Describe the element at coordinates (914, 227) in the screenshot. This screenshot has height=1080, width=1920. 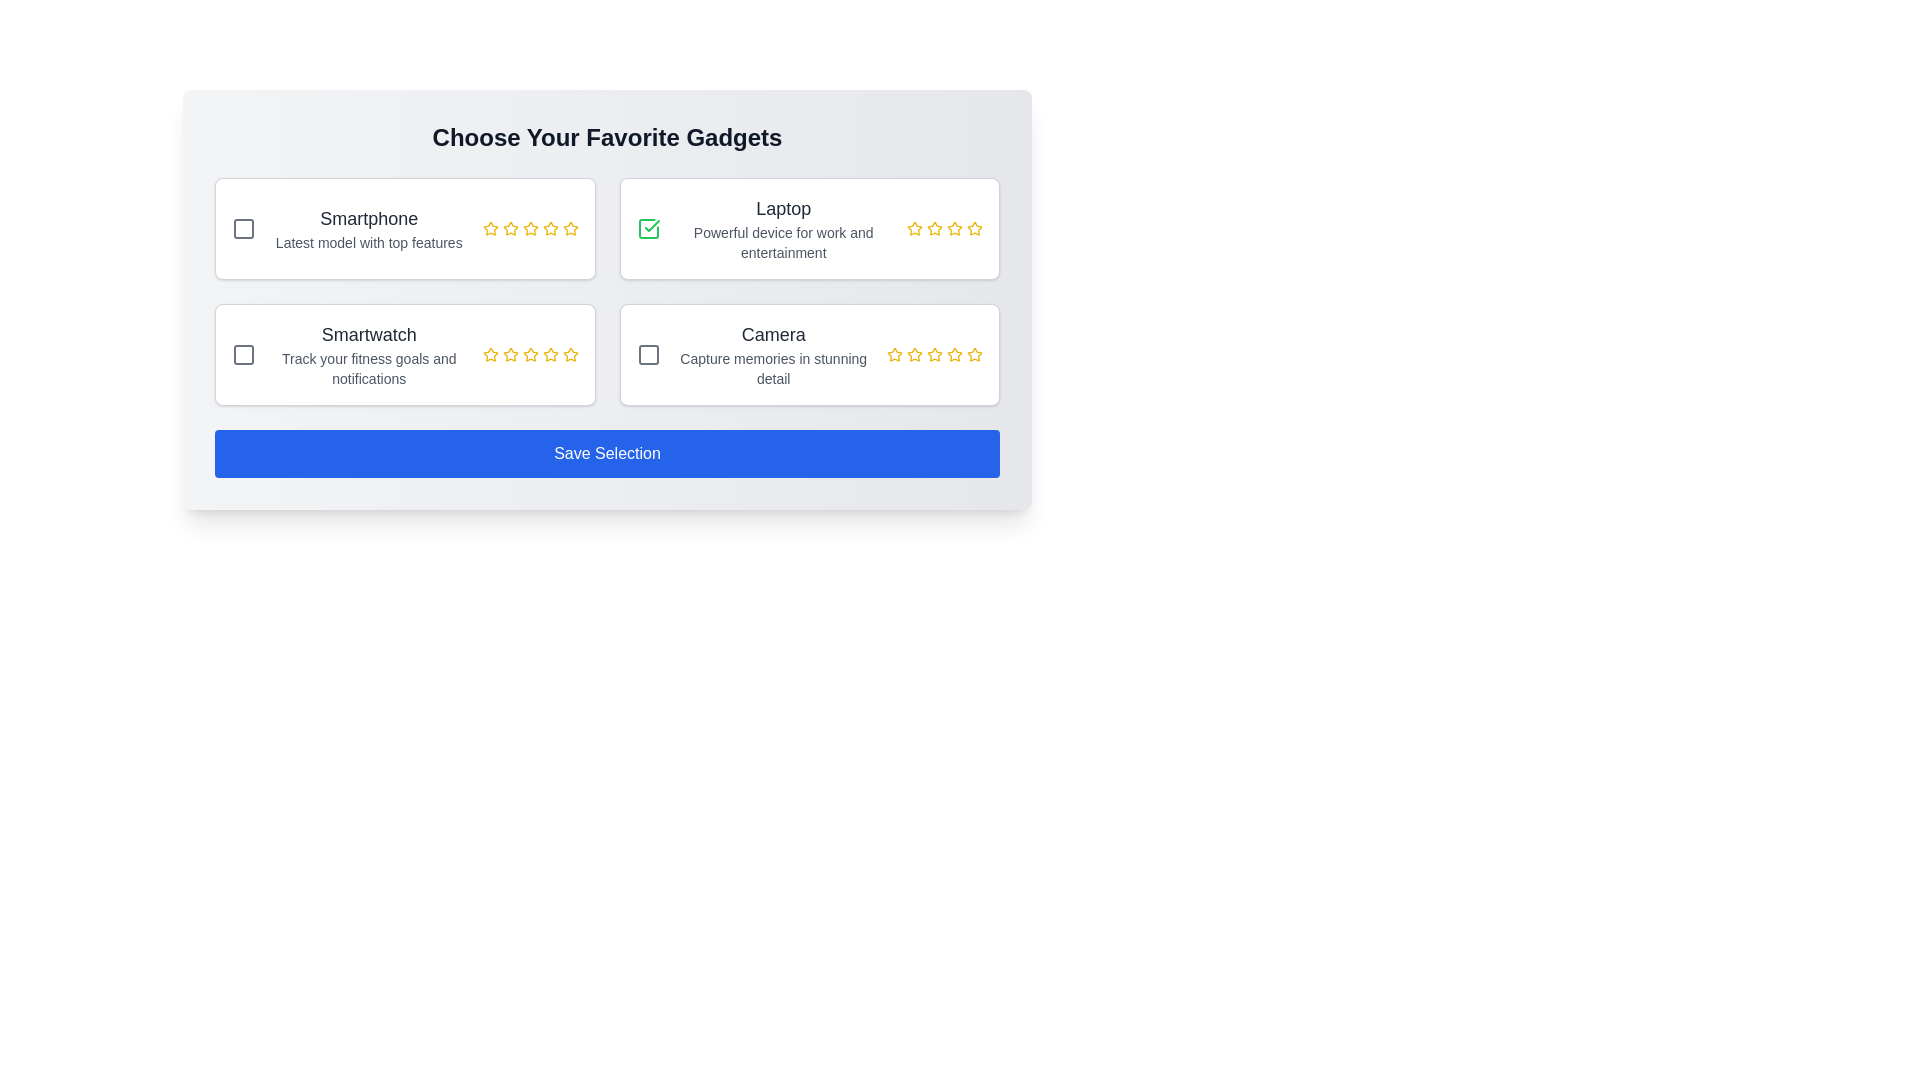
I see `the second star icon from the left in the 5-star rating system for the 'Laptop' section` at that location.